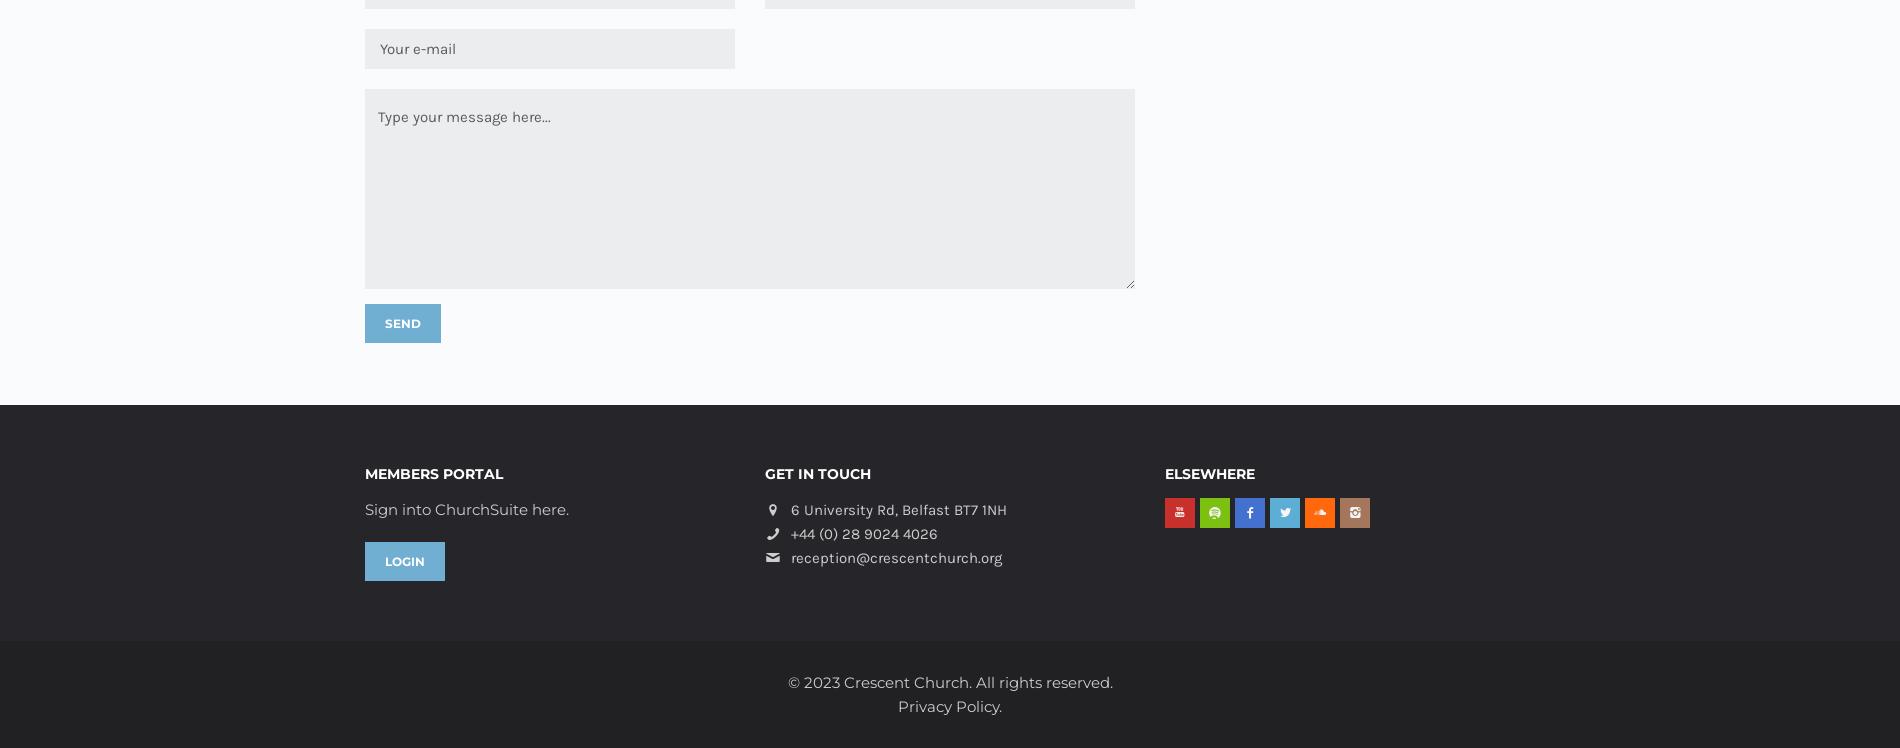 This screenshot has width=1900, height=748. I want to click on 'reception@crescentchurch.org', so click(895, 557).